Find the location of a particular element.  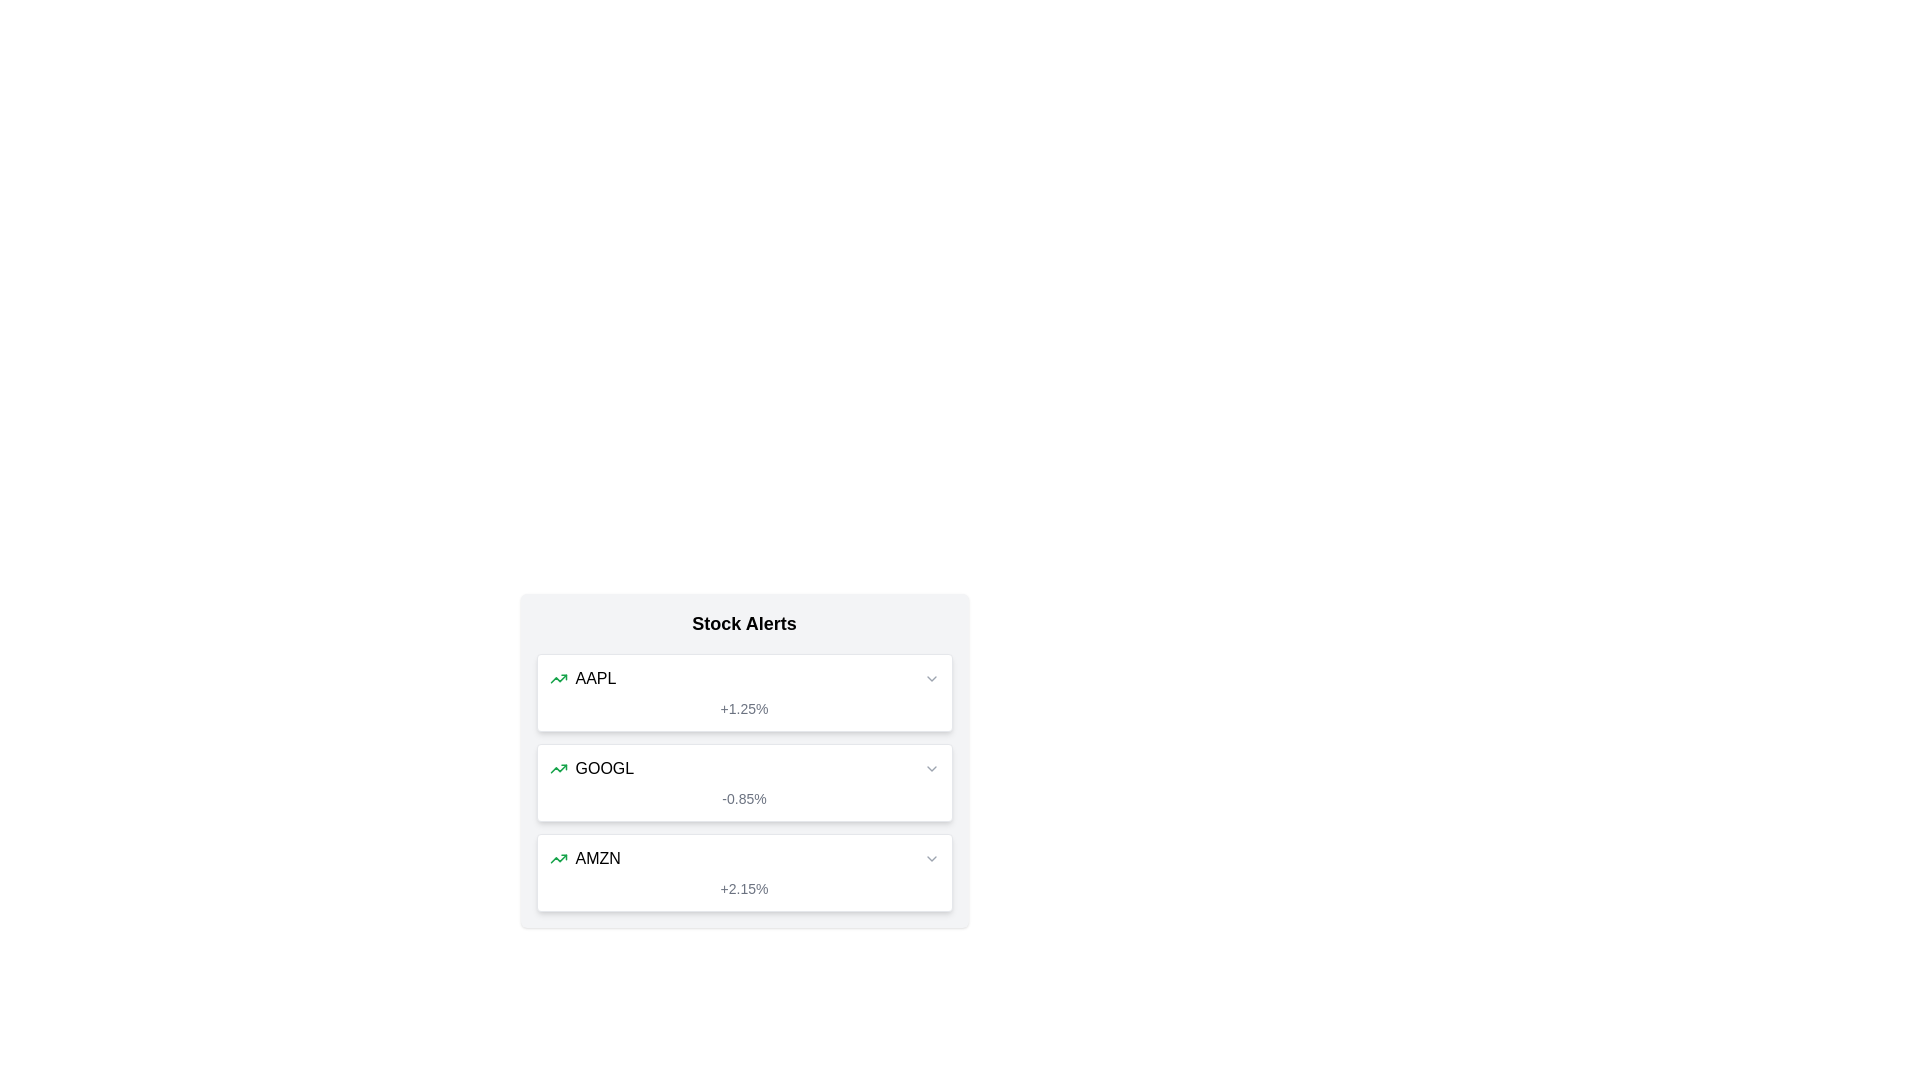

the displayed information on the second Information display card that shows 'GOOGL' with a percentage of '-0.85%' in a clean, modern style is located at coordinates (743, 782).